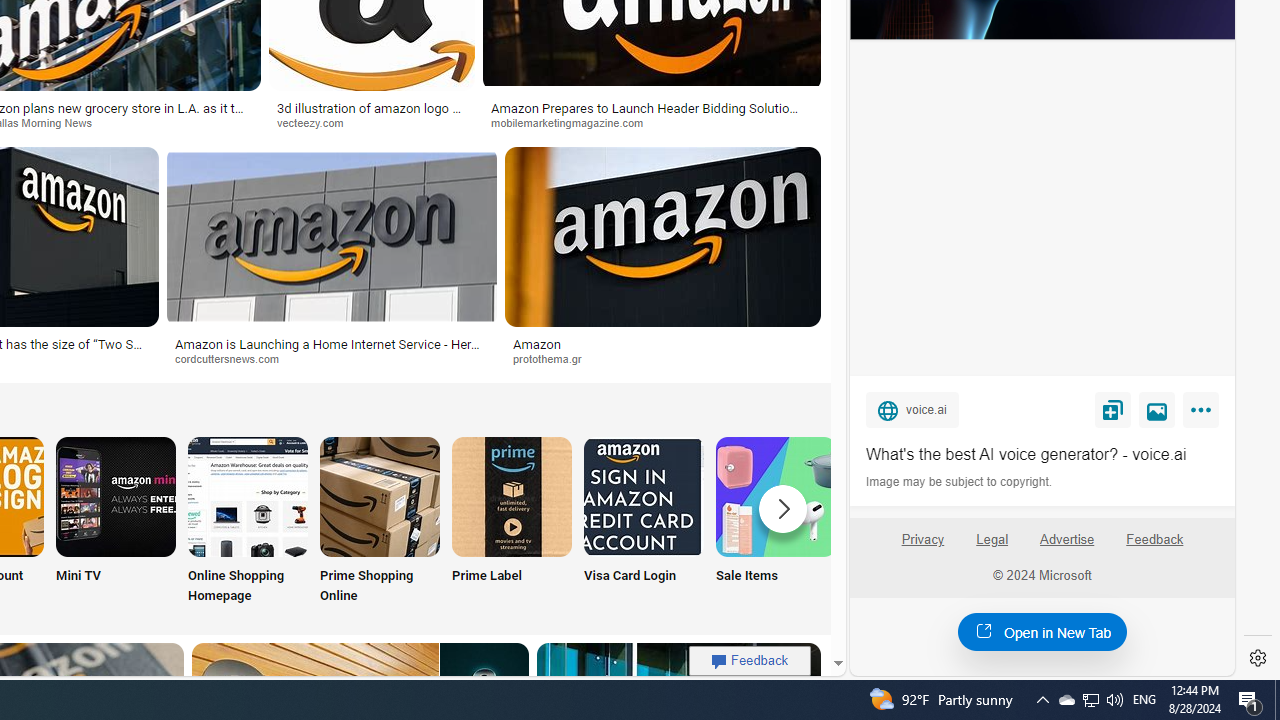 This screenshot has height=720, width=1280. What do you see at coordinates (512, 521) in the screenshot?
I see `'Amazon Prime Label Prime Label'` at bounding box center [512, 521].